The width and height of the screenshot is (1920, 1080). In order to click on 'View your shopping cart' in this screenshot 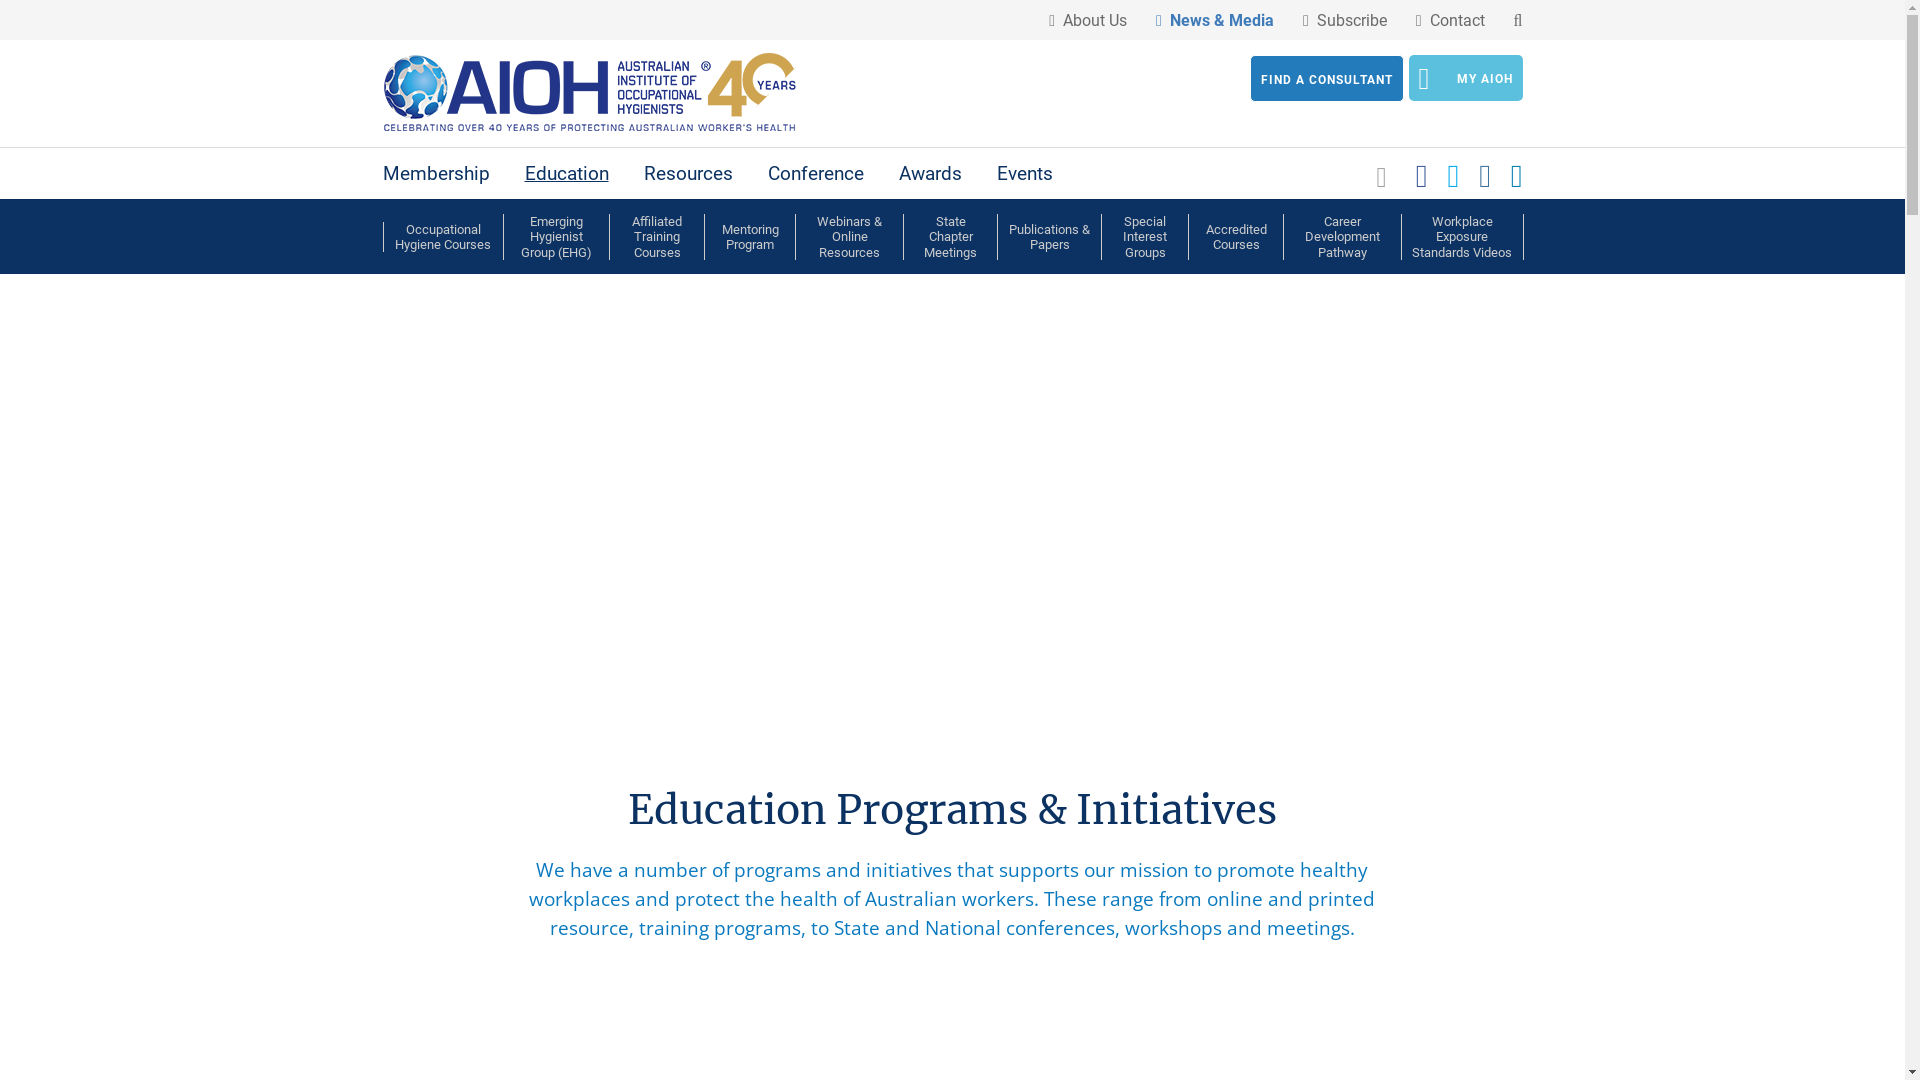, I will do `click(1383, 173)`.